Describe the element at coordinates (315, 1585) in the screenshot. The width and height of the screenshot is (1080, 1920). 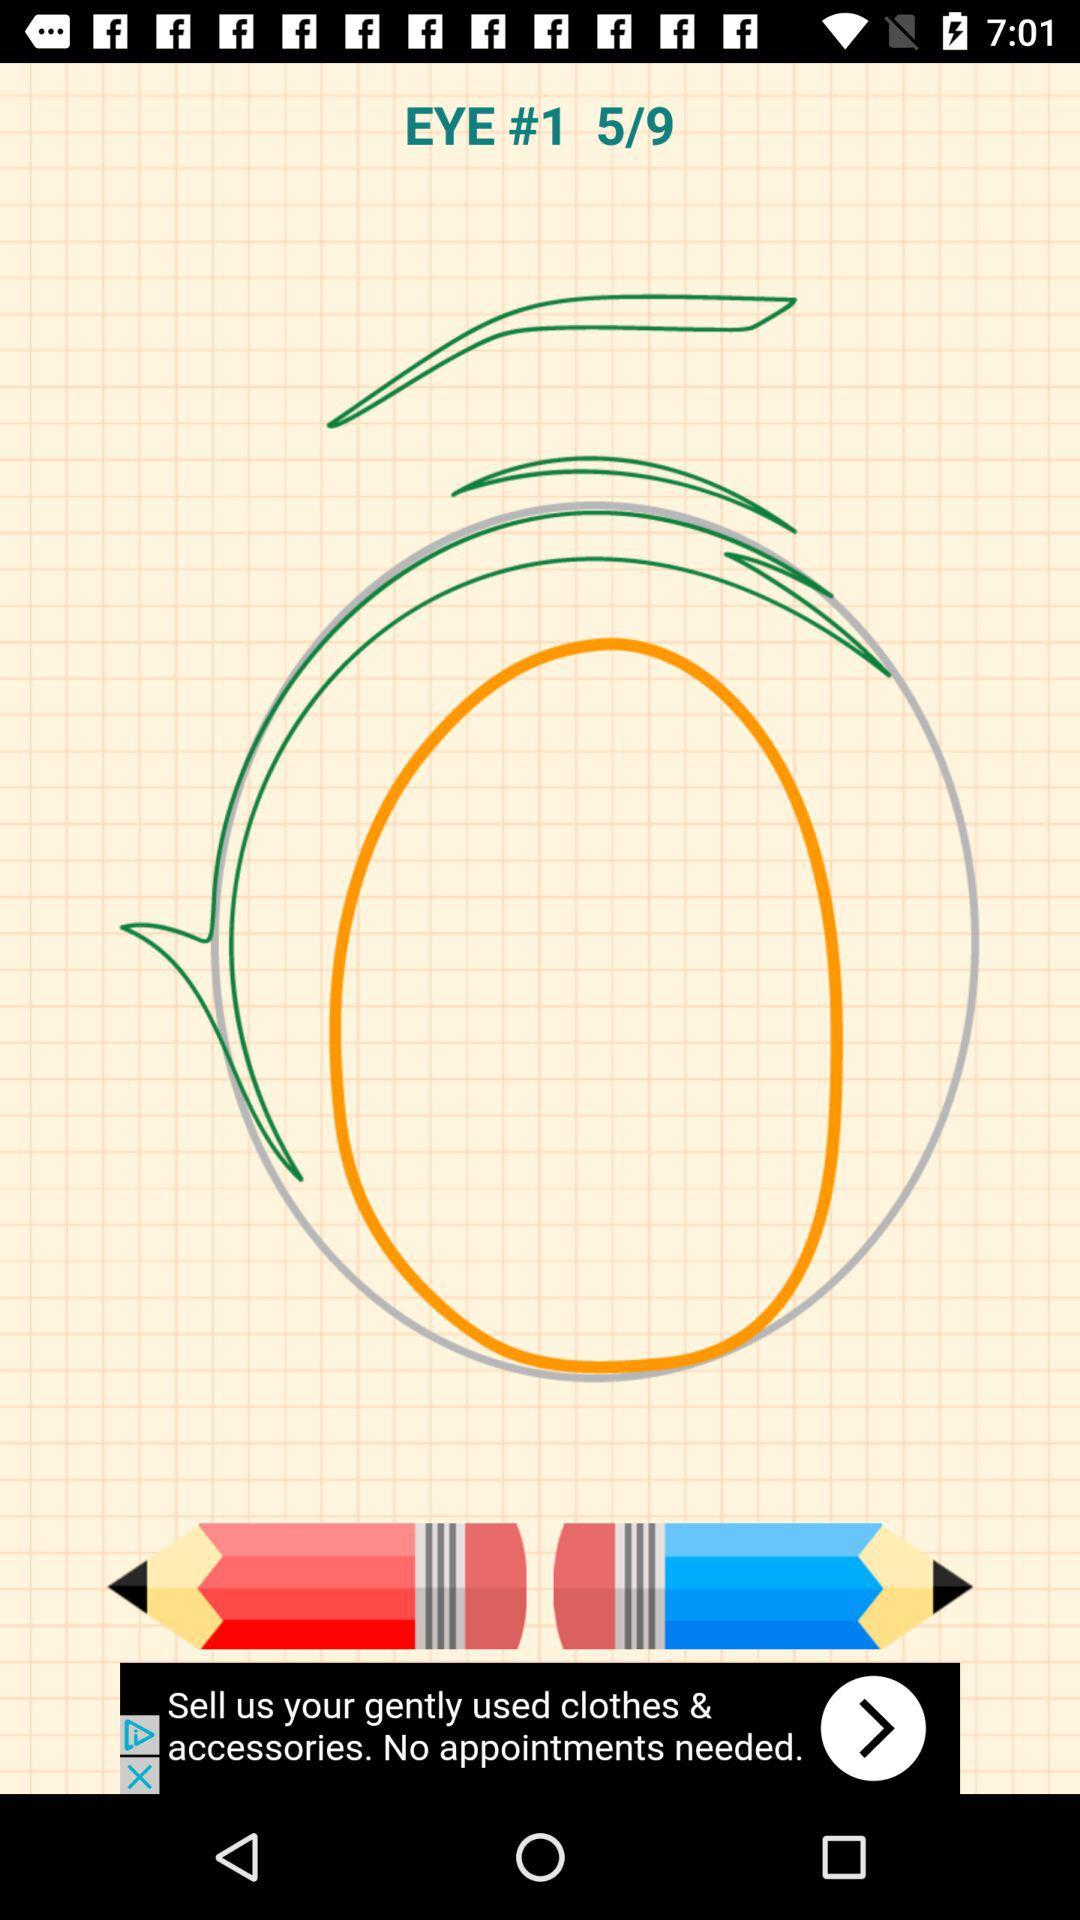
I see `previous color` at that location.